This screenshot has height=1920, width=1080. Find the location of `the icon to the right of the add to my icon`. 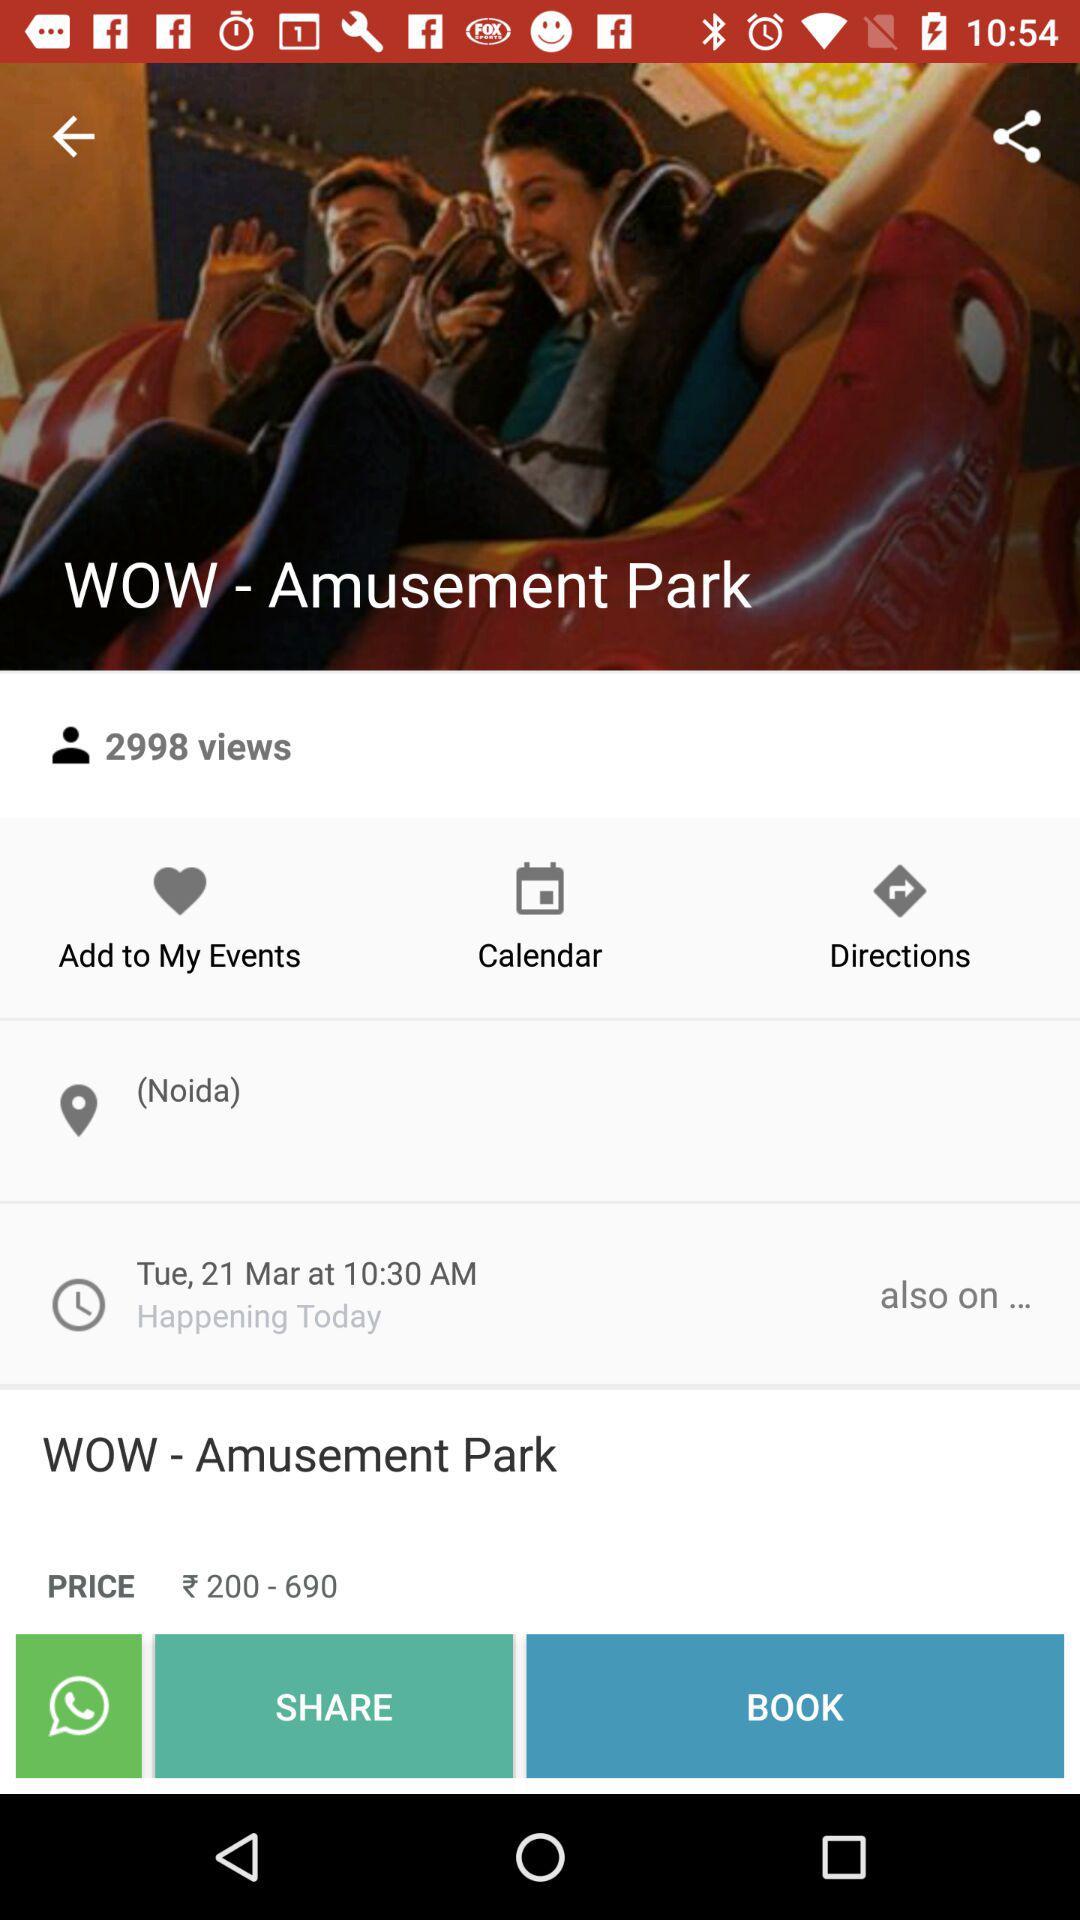

the icon to the right of the add to my icon is located at coordinates (540, 916).